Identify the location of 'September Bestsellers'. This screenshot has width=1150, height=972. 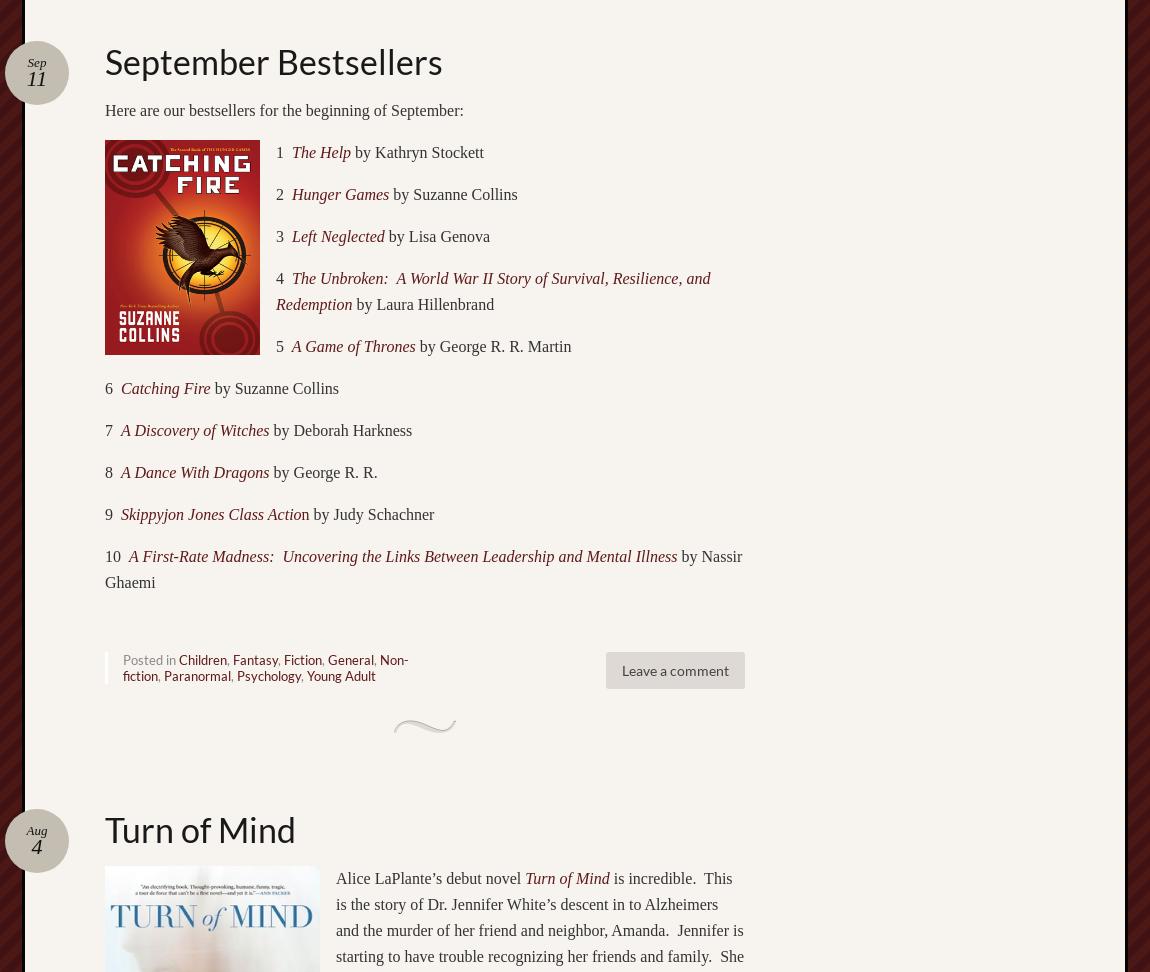
(103, 60).